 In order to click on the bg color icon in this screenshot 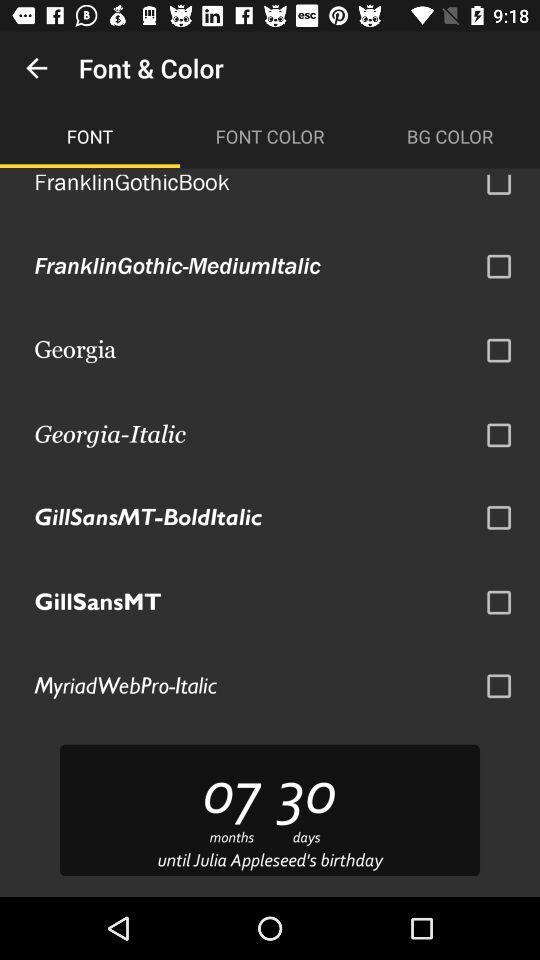, I will do `click(449, 135)`.